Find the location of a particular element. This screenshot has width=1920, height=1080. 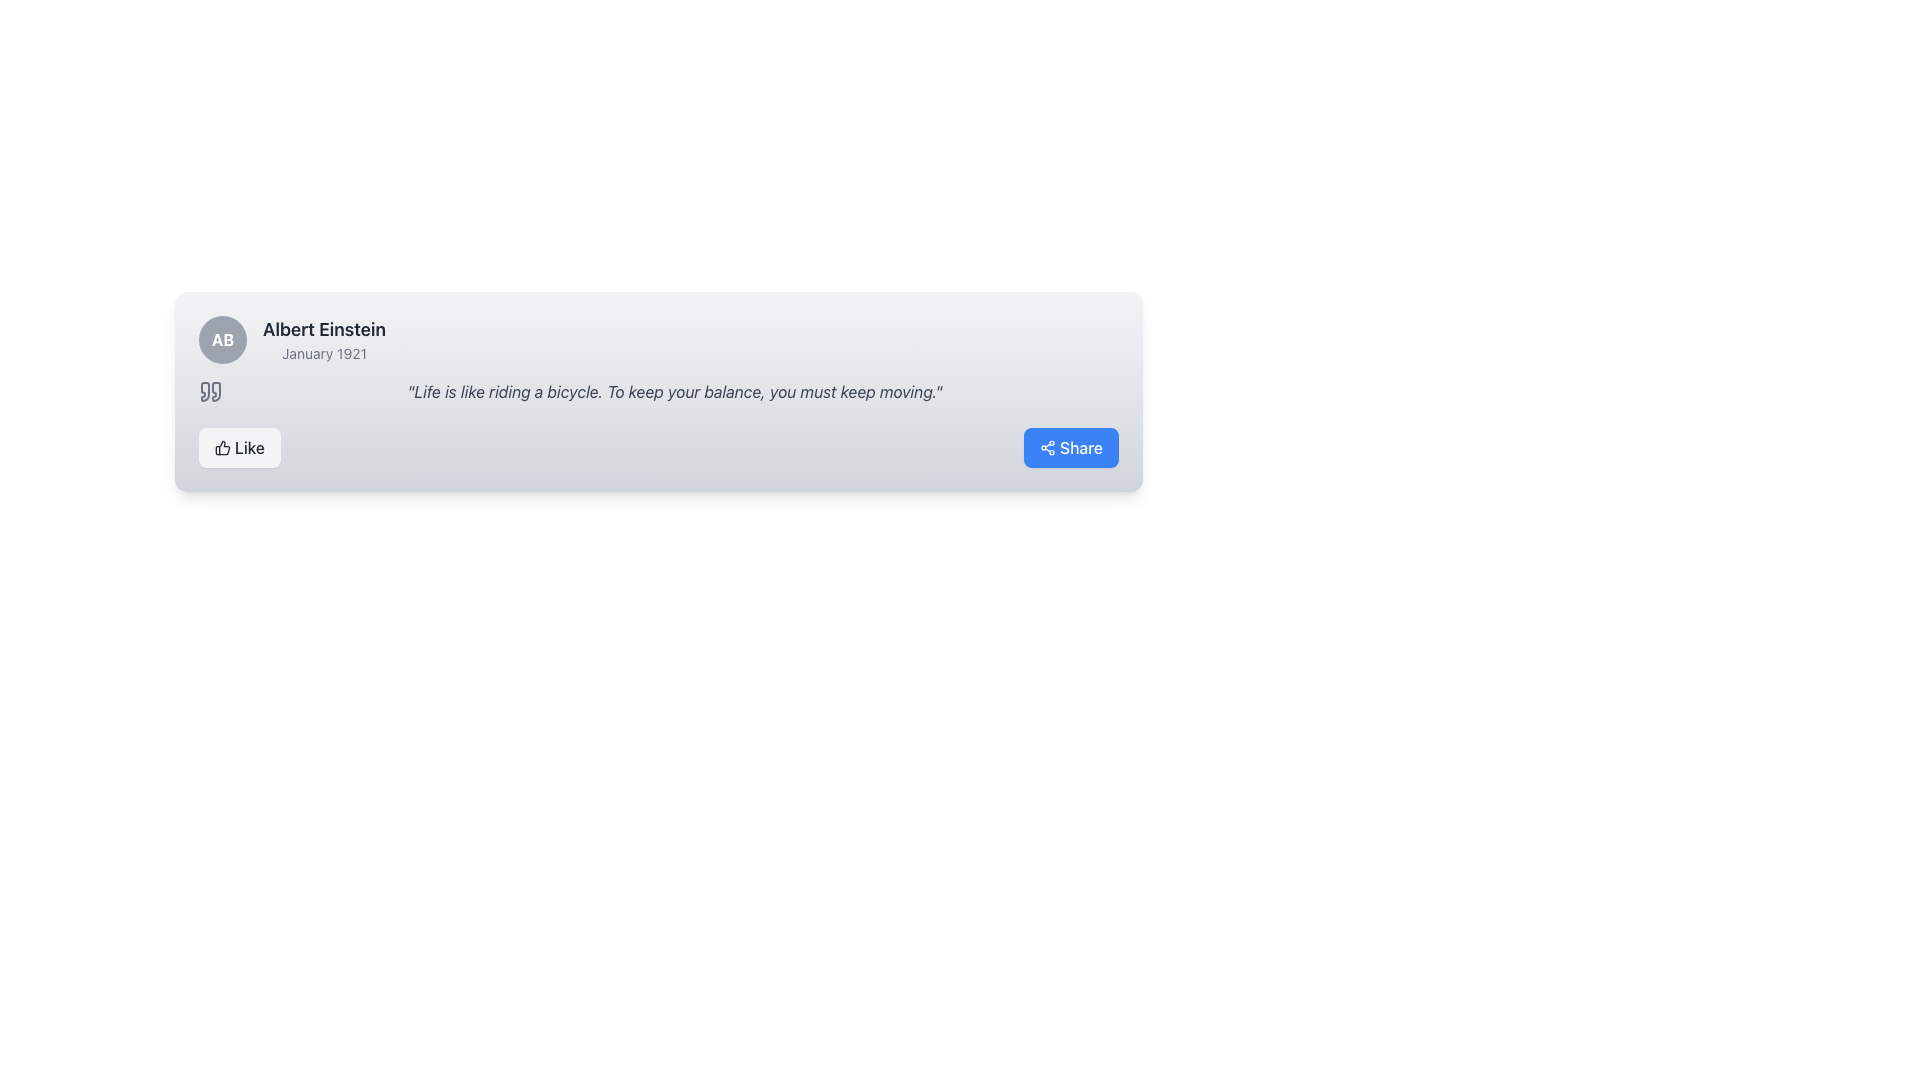

text displayed in the small-sized textual component labeled 'January 1921', which is styled in light gray font and positioned below the 'Albert Einstein' text is located at coordinates (324, 353).